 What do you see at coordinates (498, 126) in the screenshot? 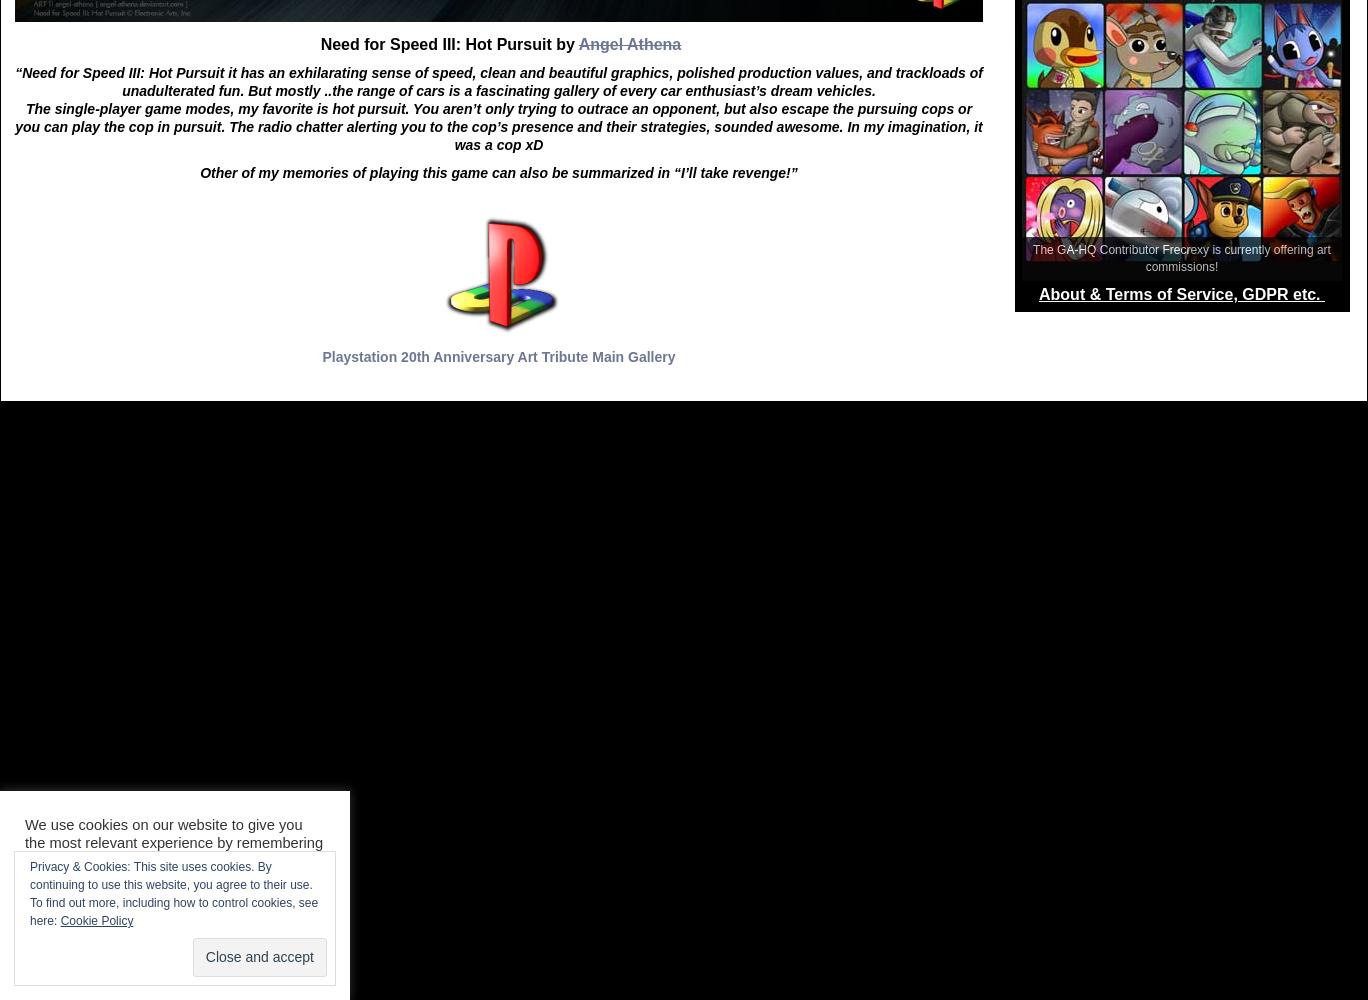
I see `'The single-player game modes, my favorite is hot pursuit. You aren’t only trying to outrace an opponent, but also escape the pursuing cops or you can play the cop in pursuit. The radio chatter alerting you to the cop’s presence and their strategies, sounded awesome. In my imagination, it was a cop xD'` at bounding box center [498, 126].